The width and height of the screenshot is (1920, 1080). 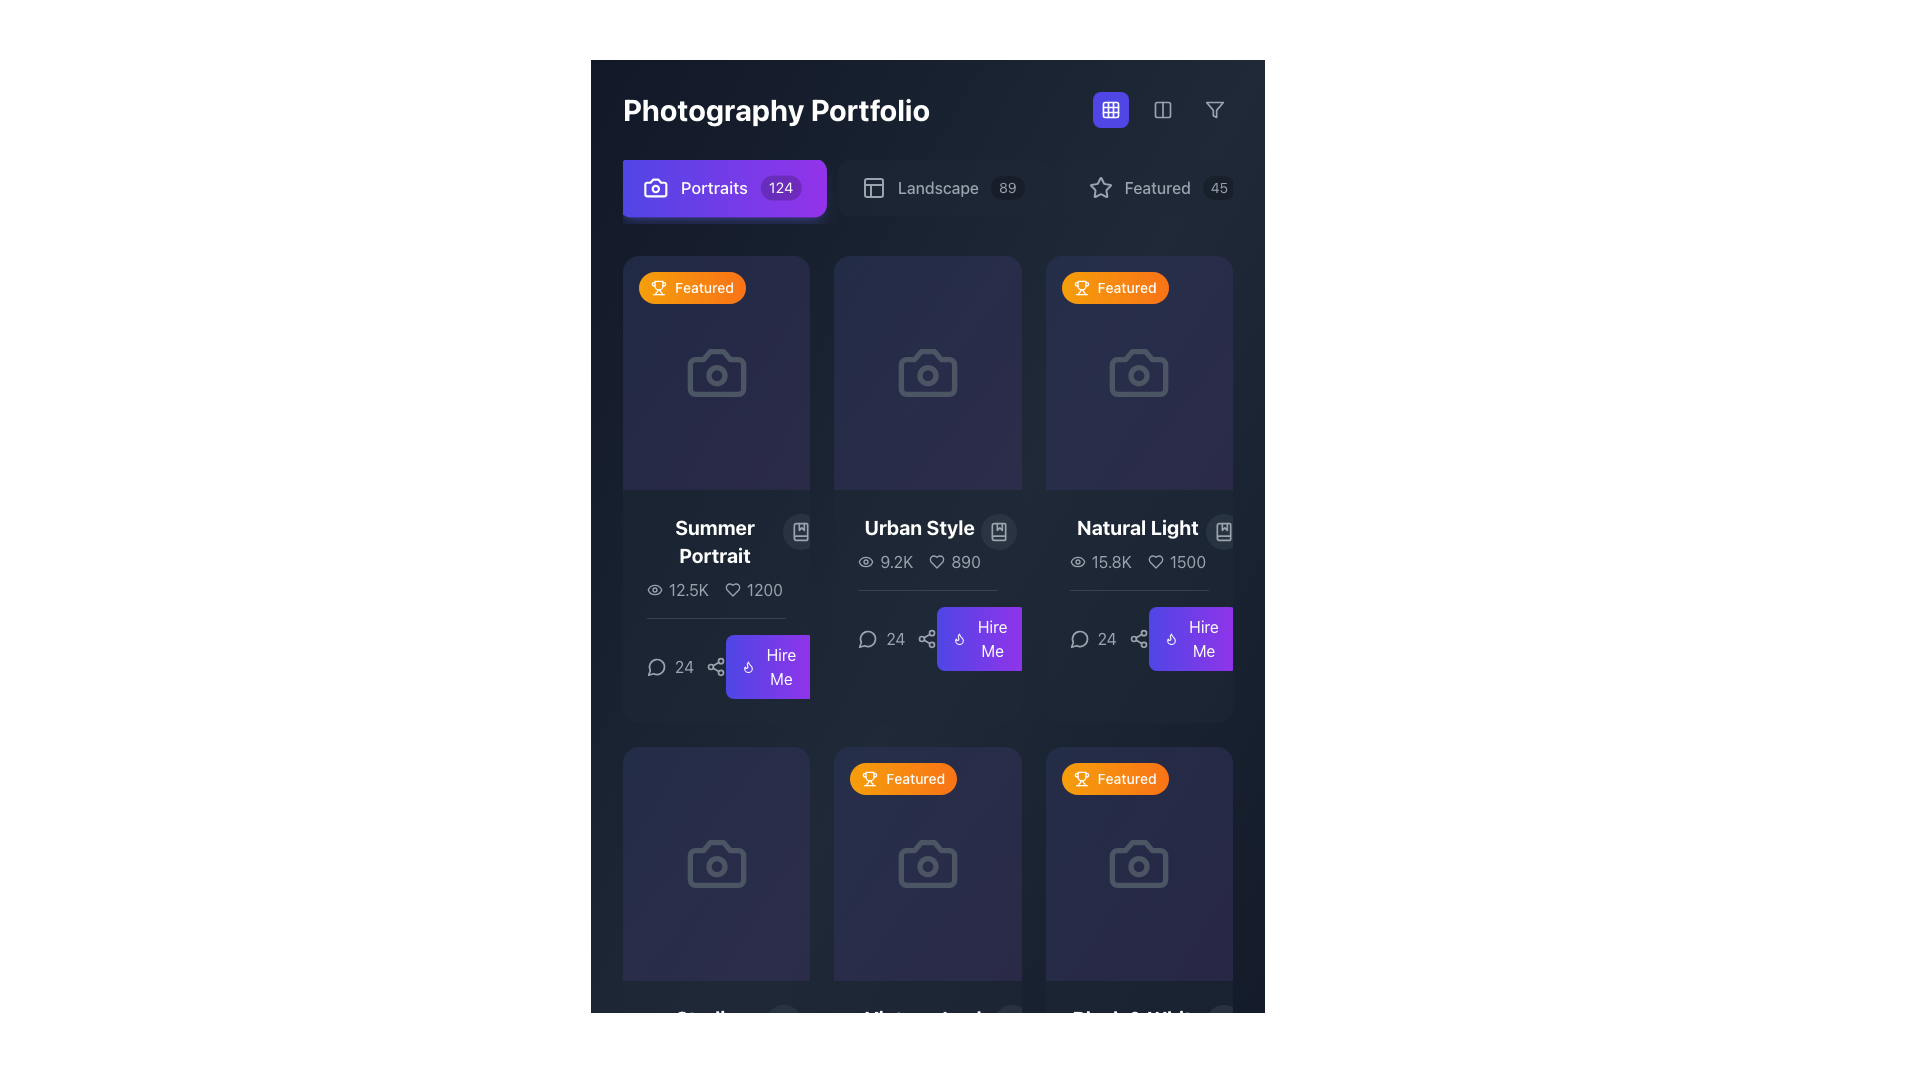 I want to click on the call-to-action button in the lower-right corner of the 'Natural Light' card, so click(x=1203, y=639).